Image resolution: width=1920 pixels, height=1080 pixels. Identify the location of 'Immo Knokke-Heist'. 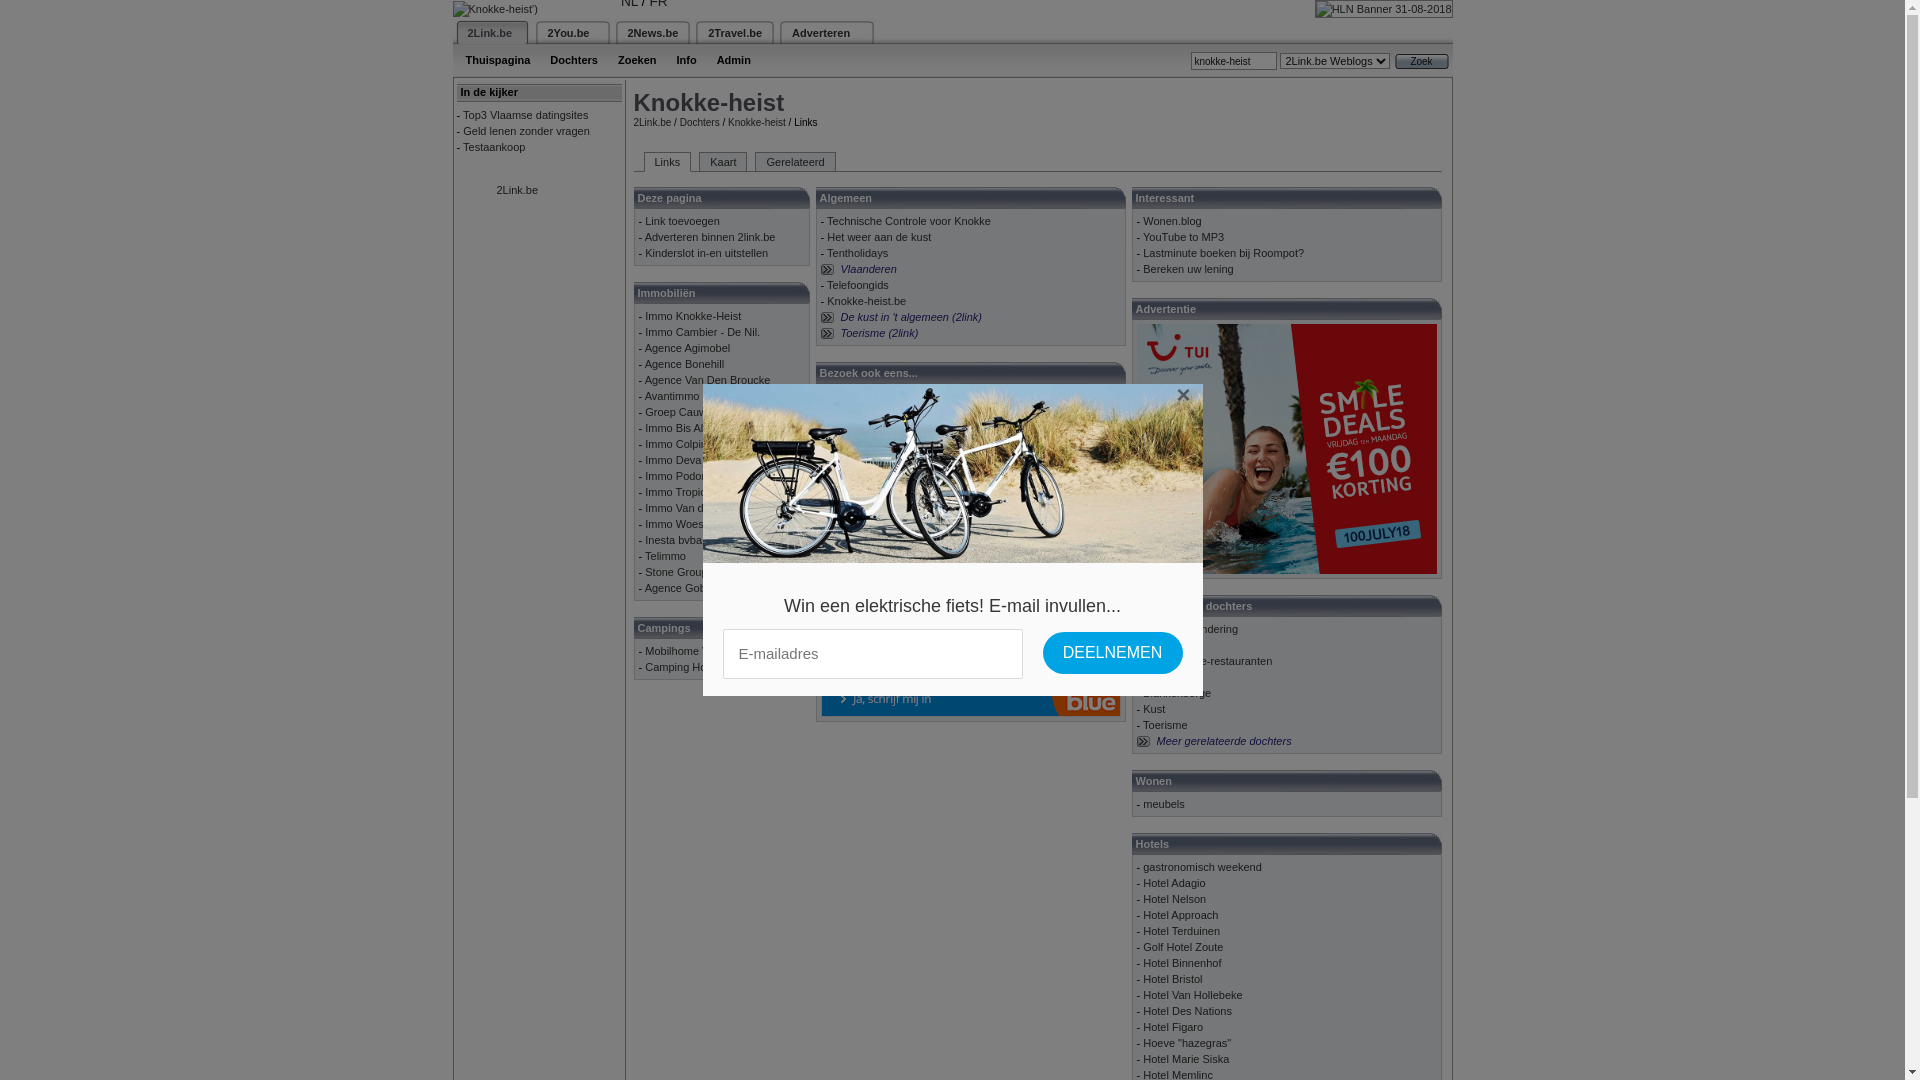
(692, 315).